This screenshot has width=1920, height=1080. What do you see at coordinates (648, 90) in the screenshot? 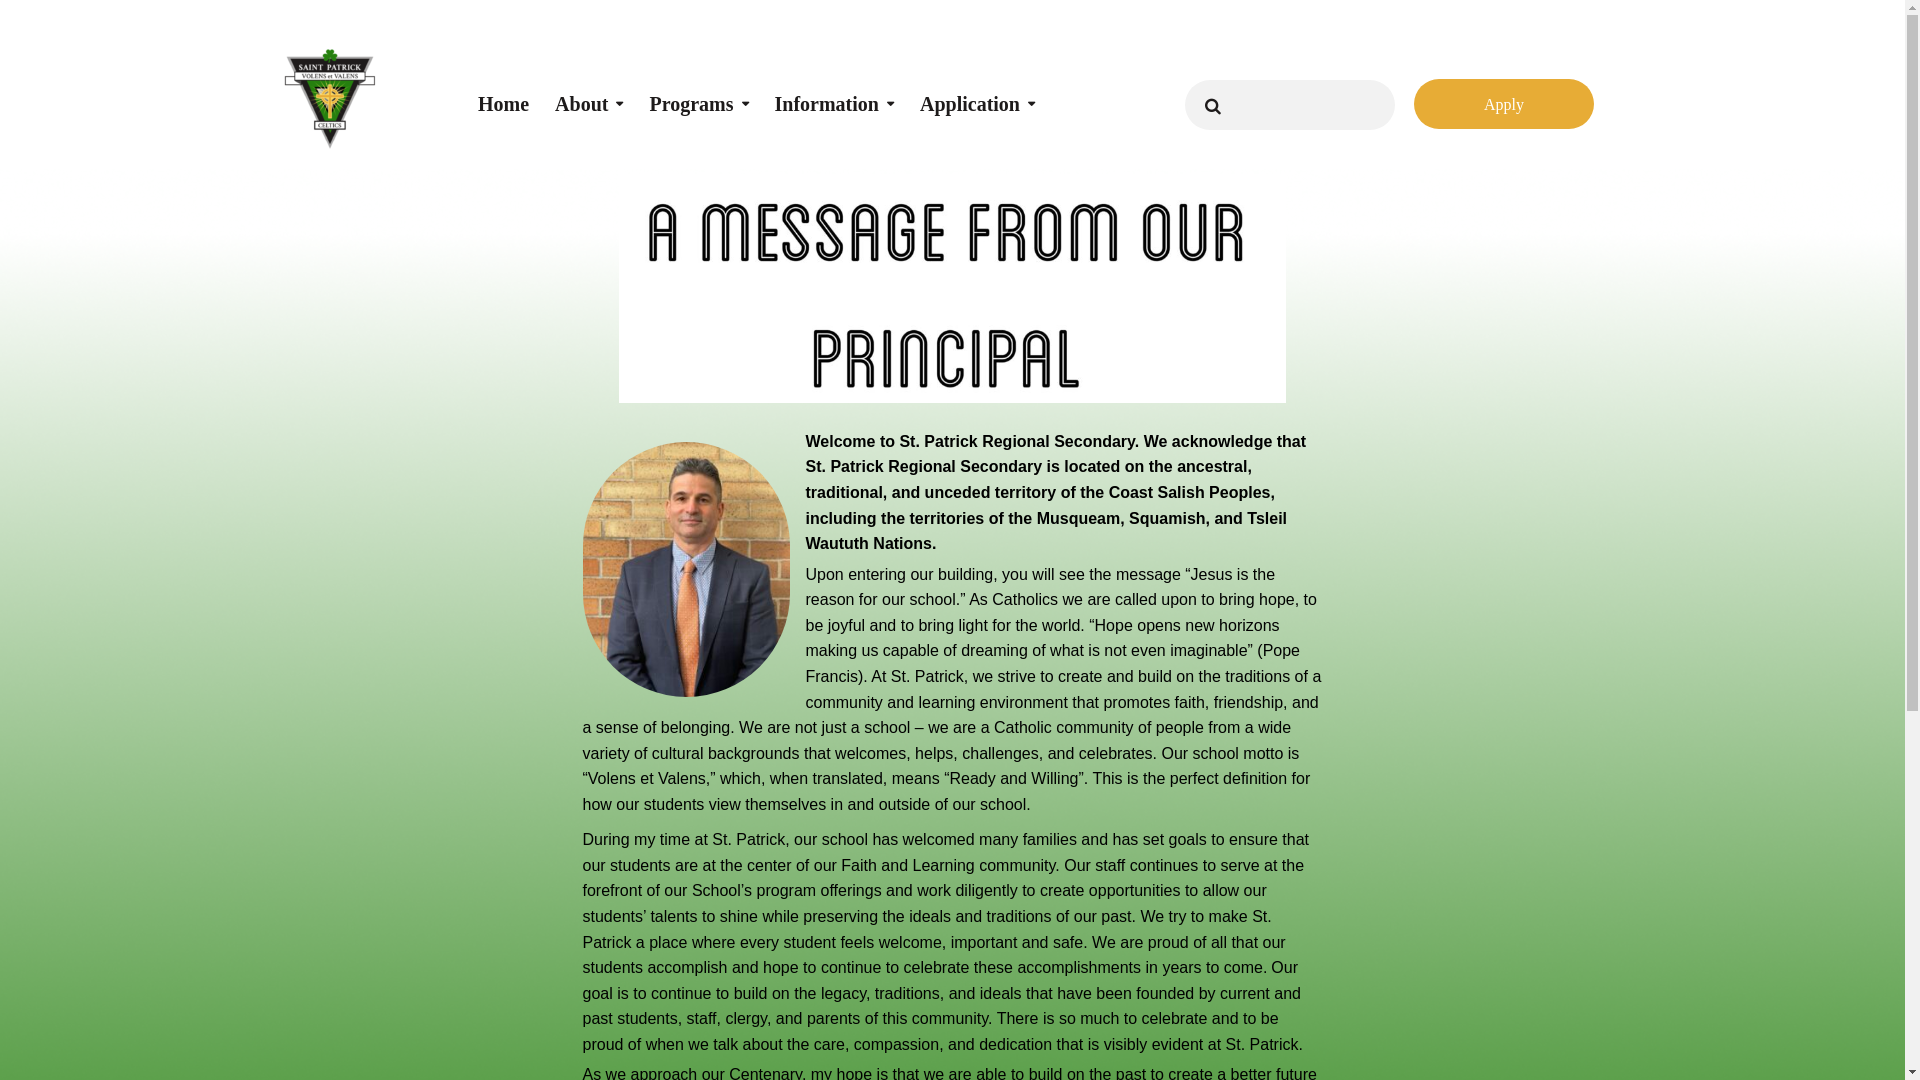
I see `'Programs'` at bounding box center [648, 90].